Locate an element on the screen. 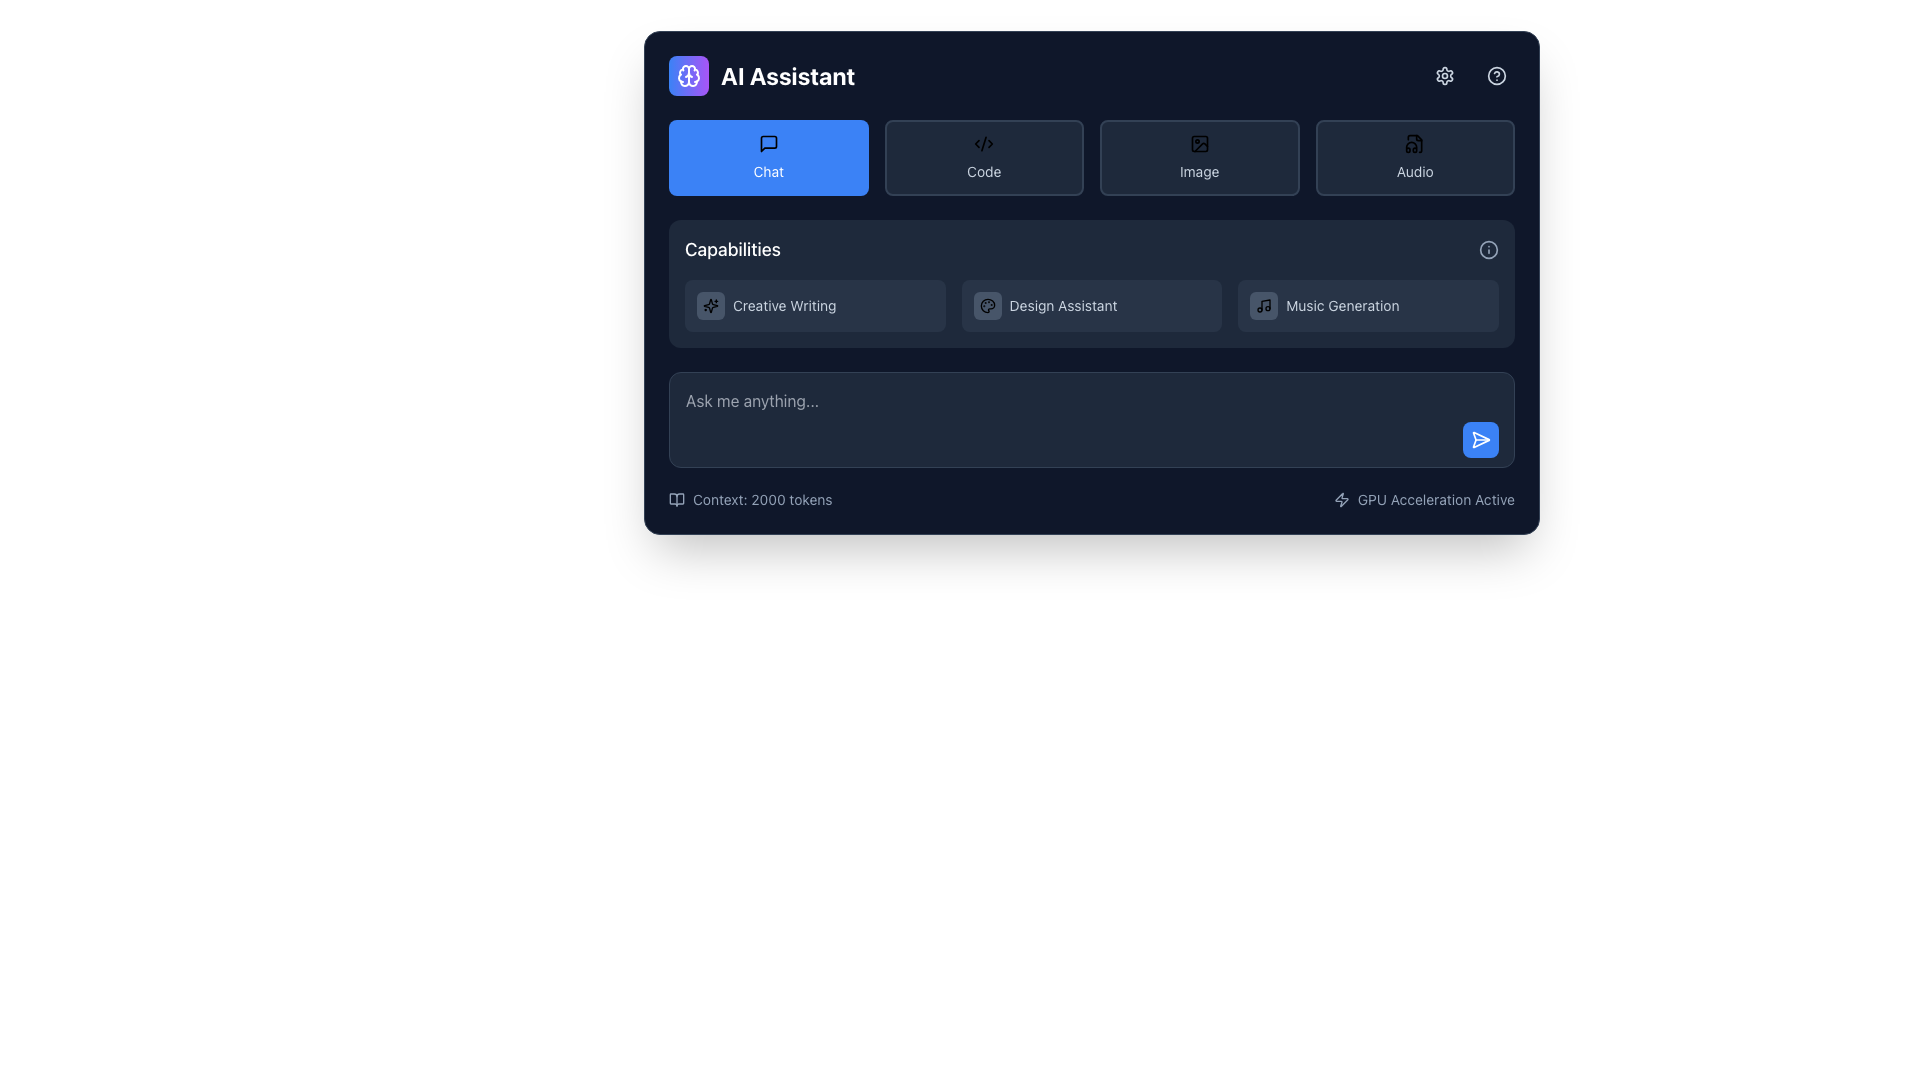  the settings icon located in the top-right section of the interface is located at coordinates (1444, 75).